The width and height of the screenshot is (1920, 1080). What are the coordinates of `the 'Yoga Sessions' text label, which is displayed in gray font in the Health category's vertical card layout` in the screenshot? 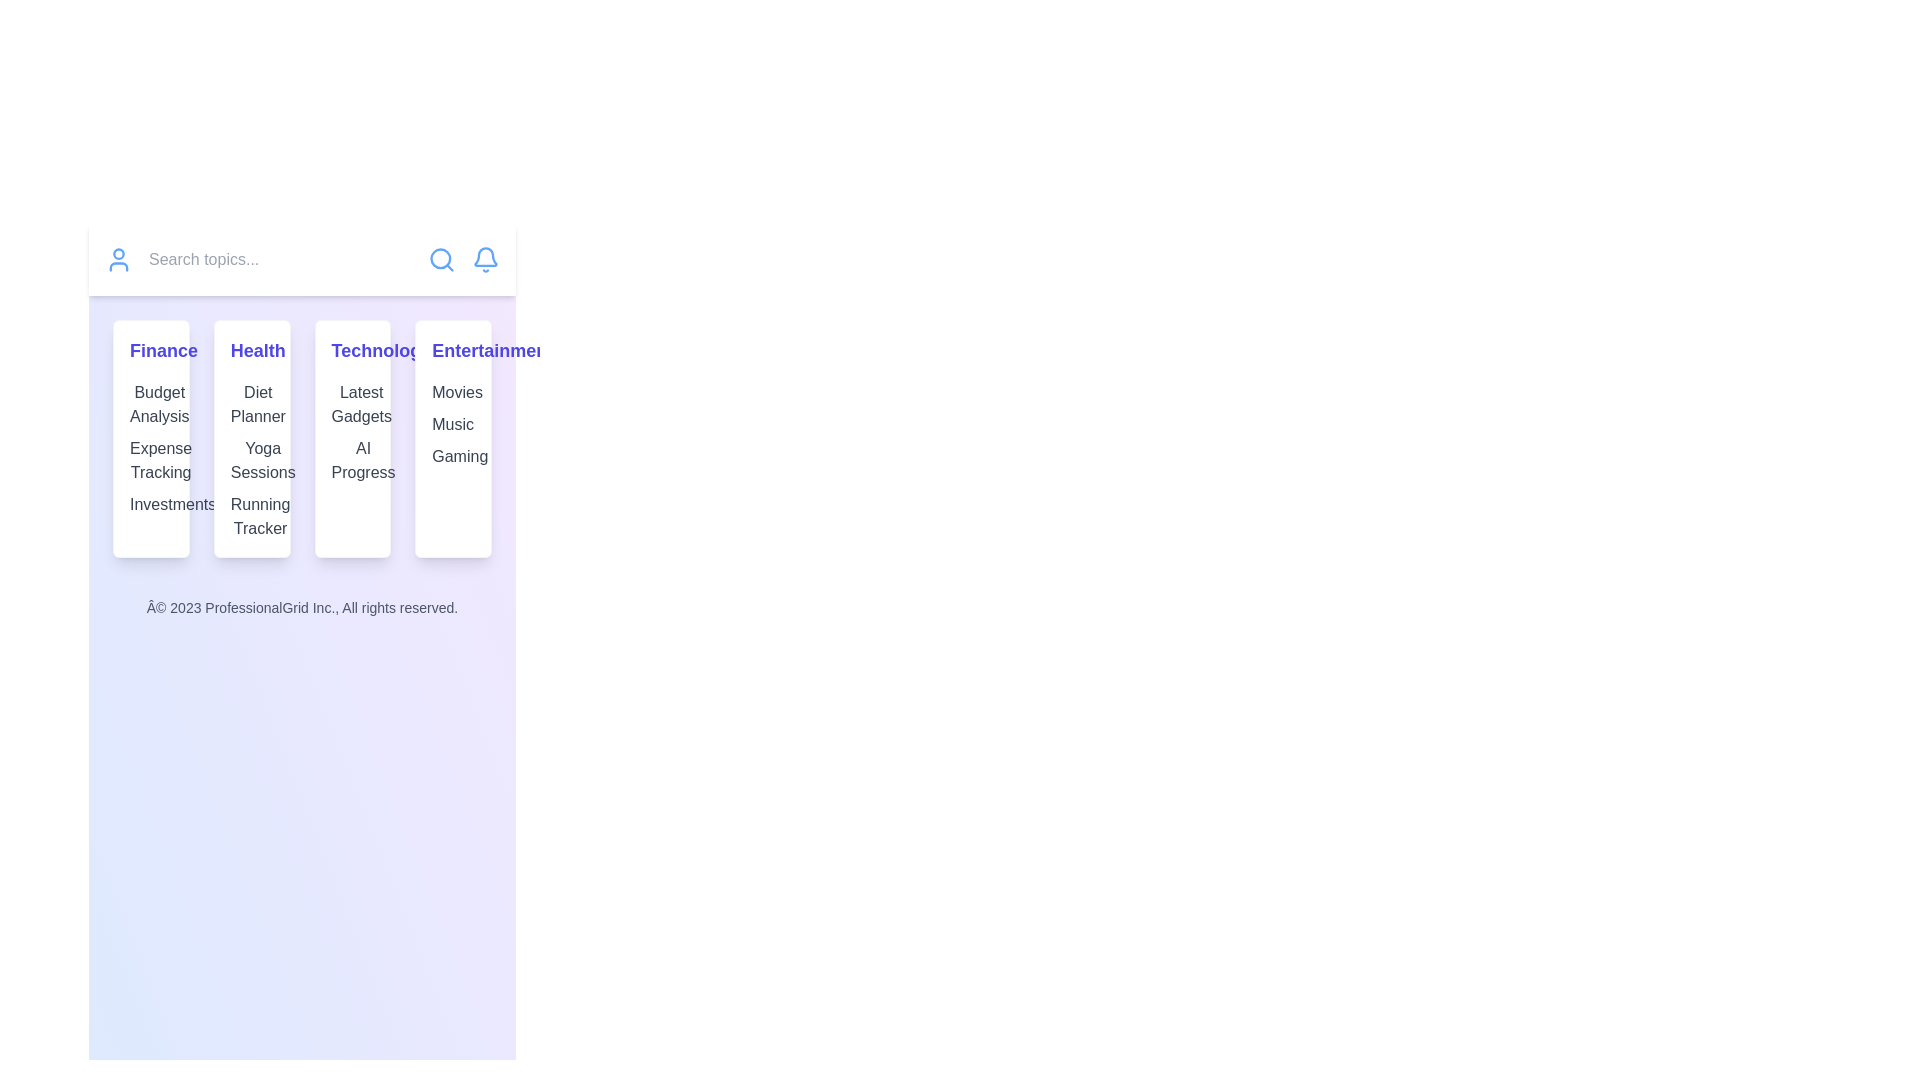 It's located at (251, 461).